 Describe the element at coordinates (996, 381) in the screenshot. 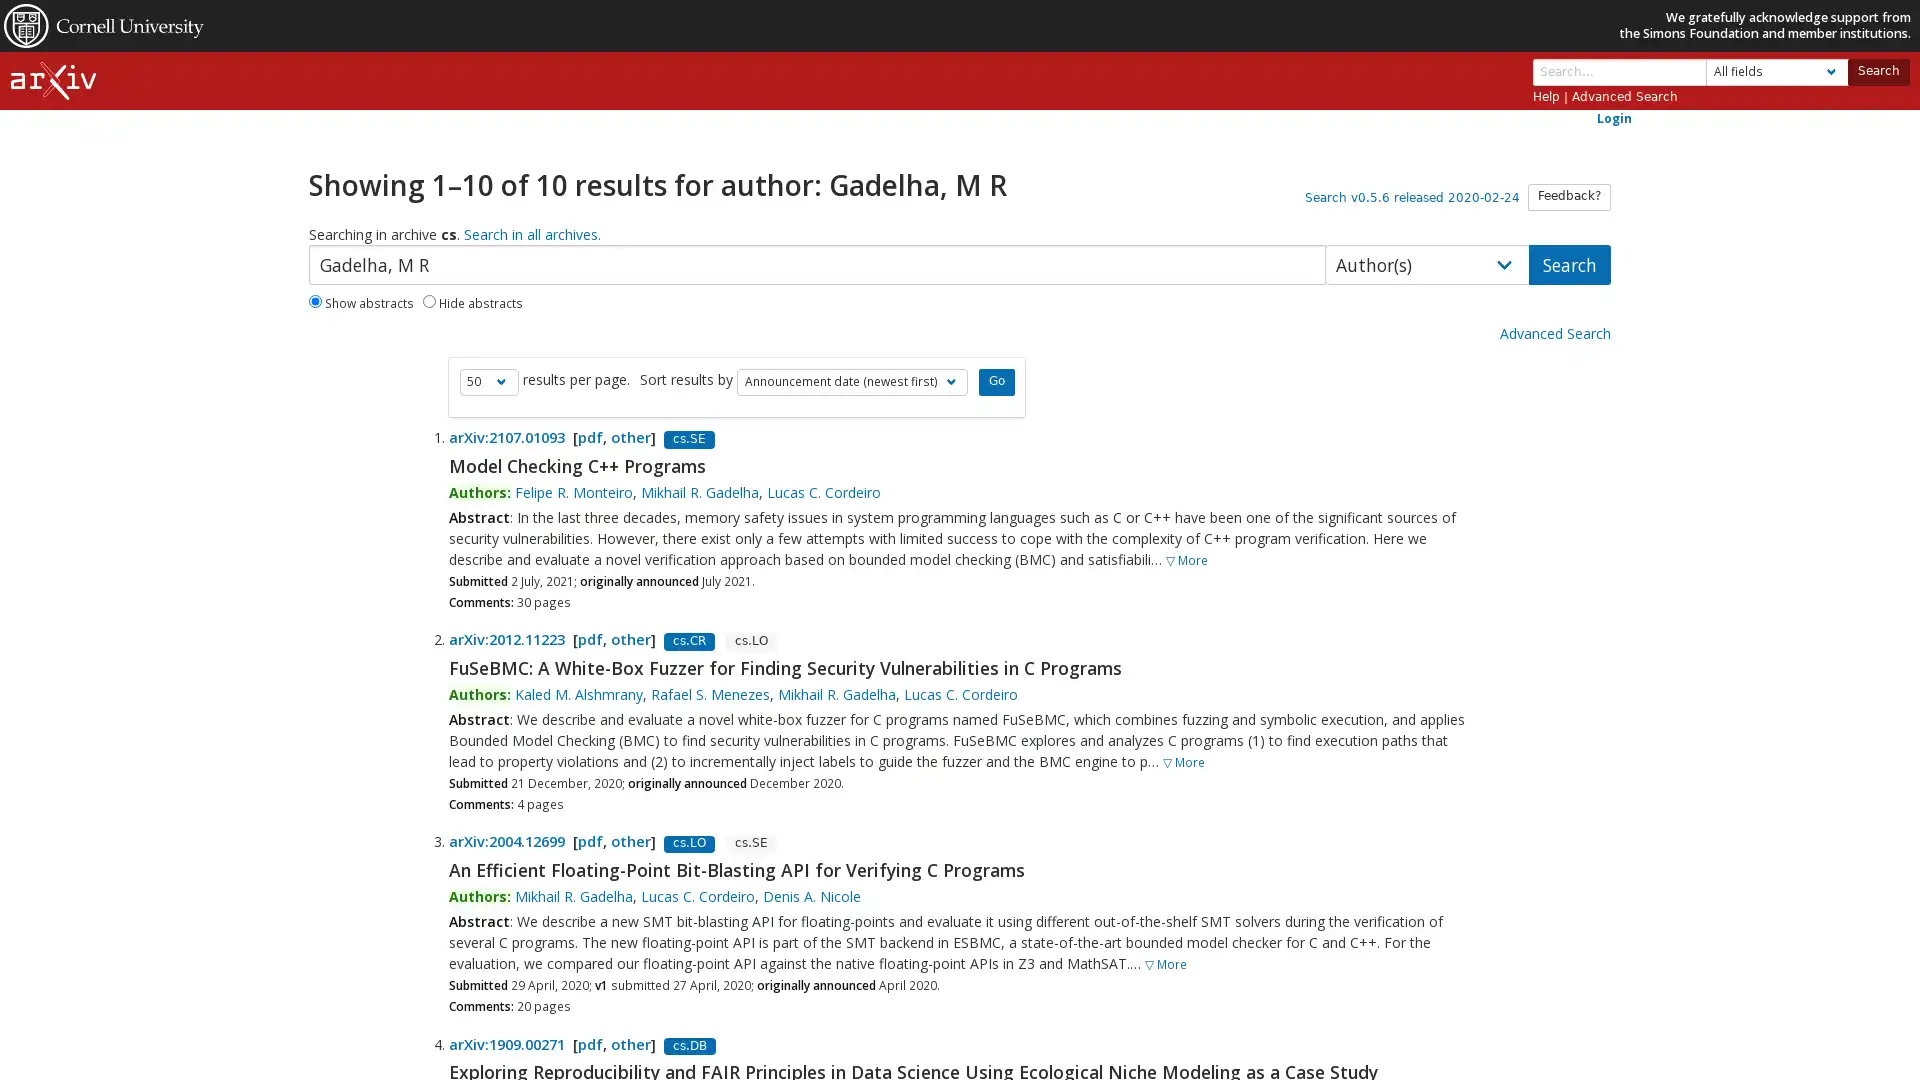

I see `Go` at that location.